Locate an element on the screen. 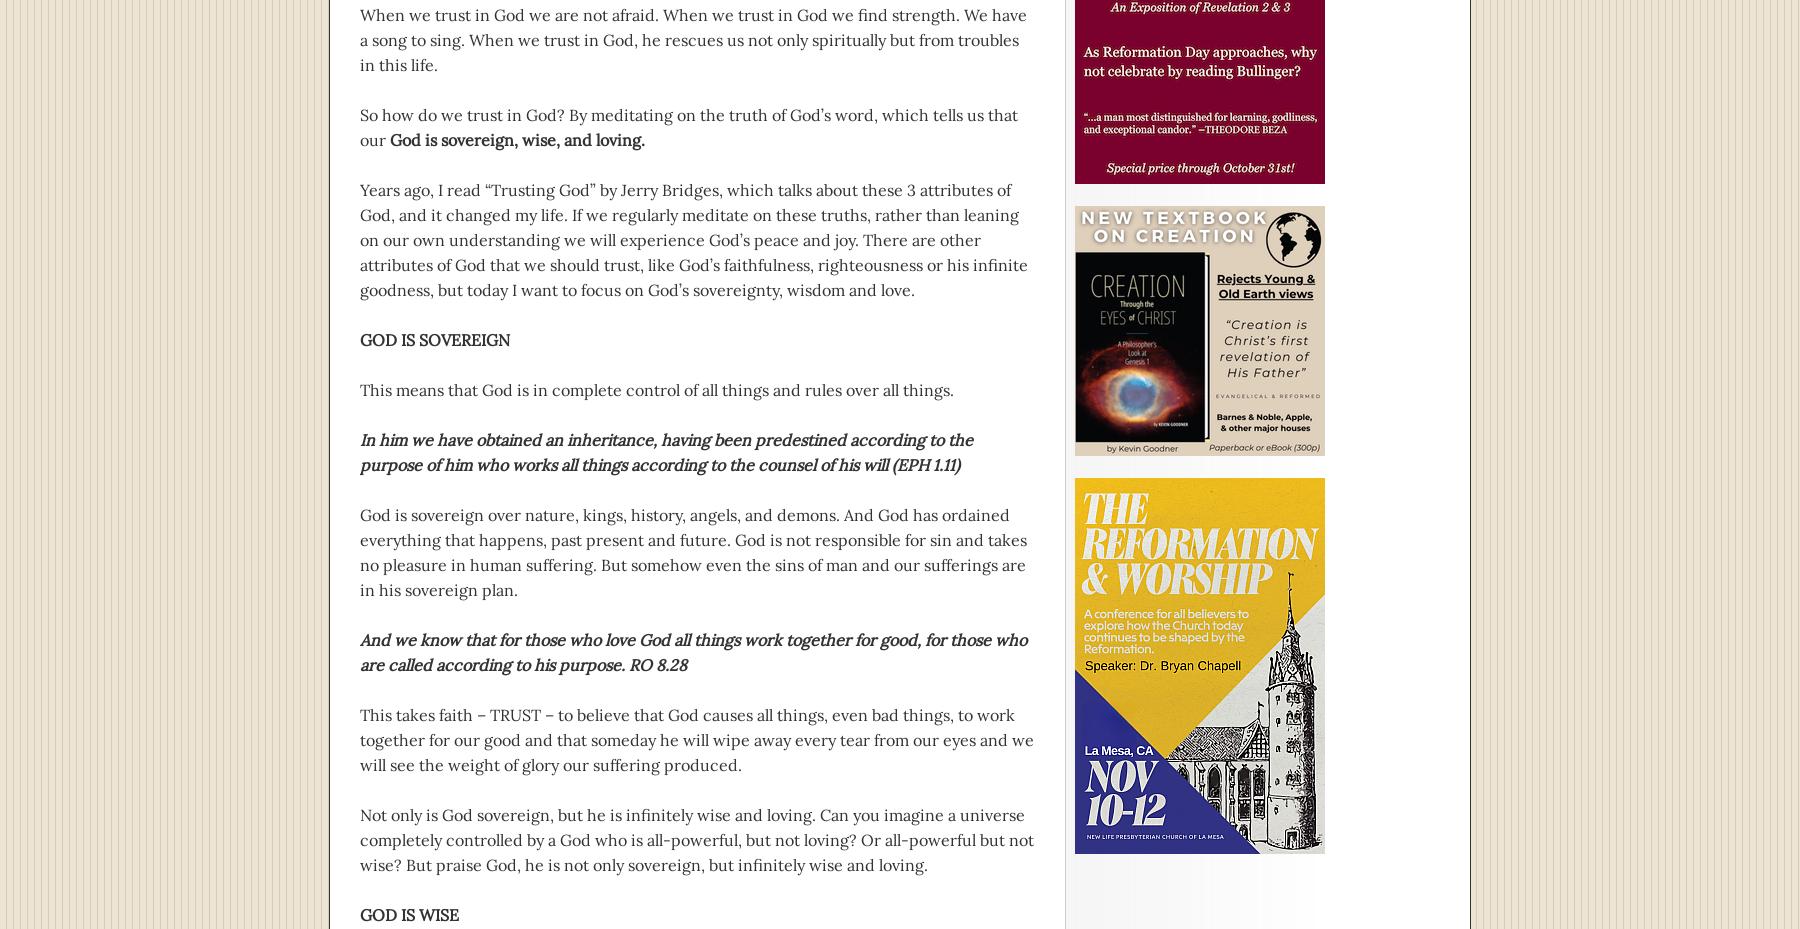 This screenshot has width=1800, height=929. 'This takes faith – TRUST – to believe that God causes all things, even bad things, to work together for our good and that someday he will wipe away every tear from our eyes and we will see the weight of glory our suffering produced.' is located at coordinates (695, 740).